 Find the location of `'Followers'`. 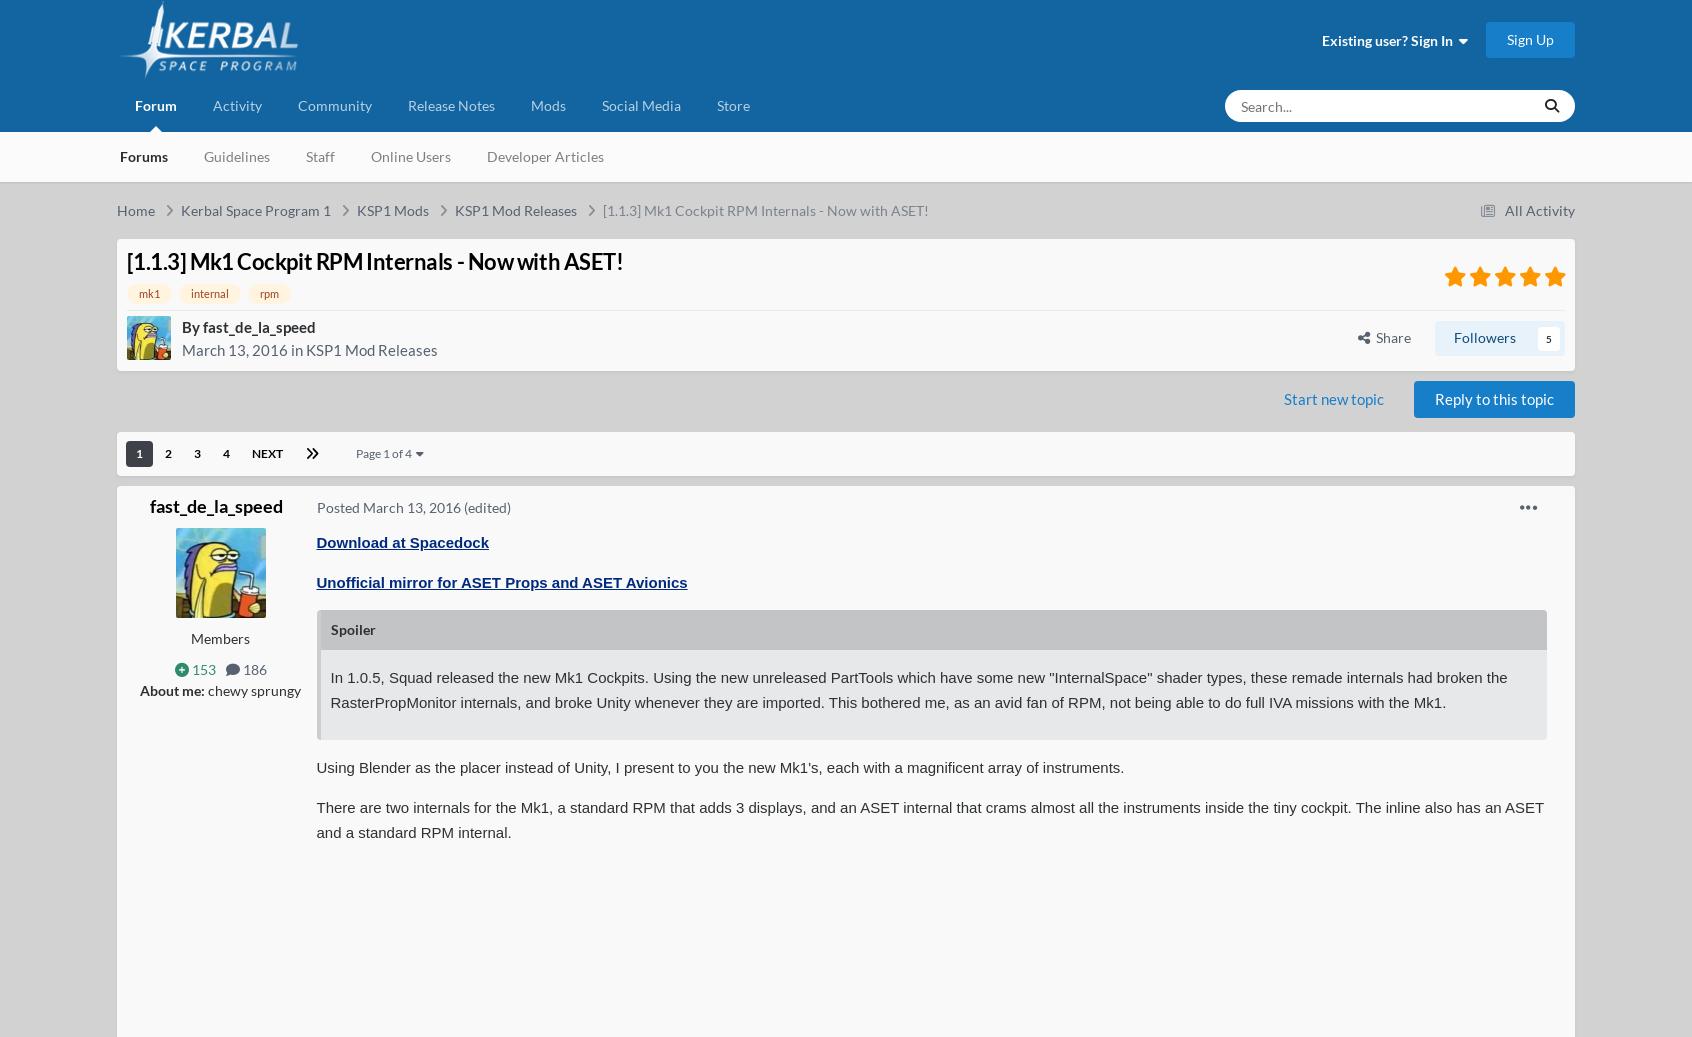

'Followers' is located at coordinates (1485, 336).